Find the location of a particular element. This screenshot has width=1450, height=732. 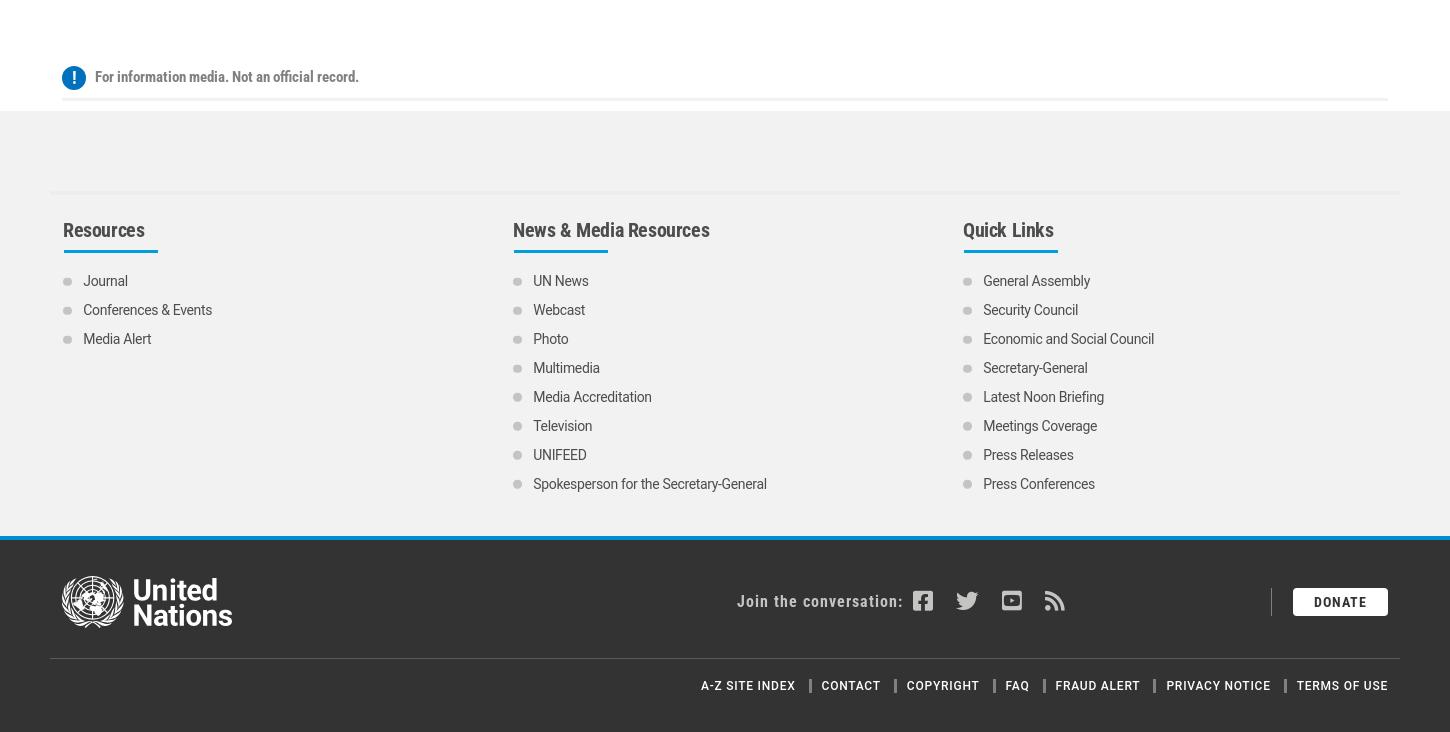

'Media Accreditation' is located at coordinates (533, 207).